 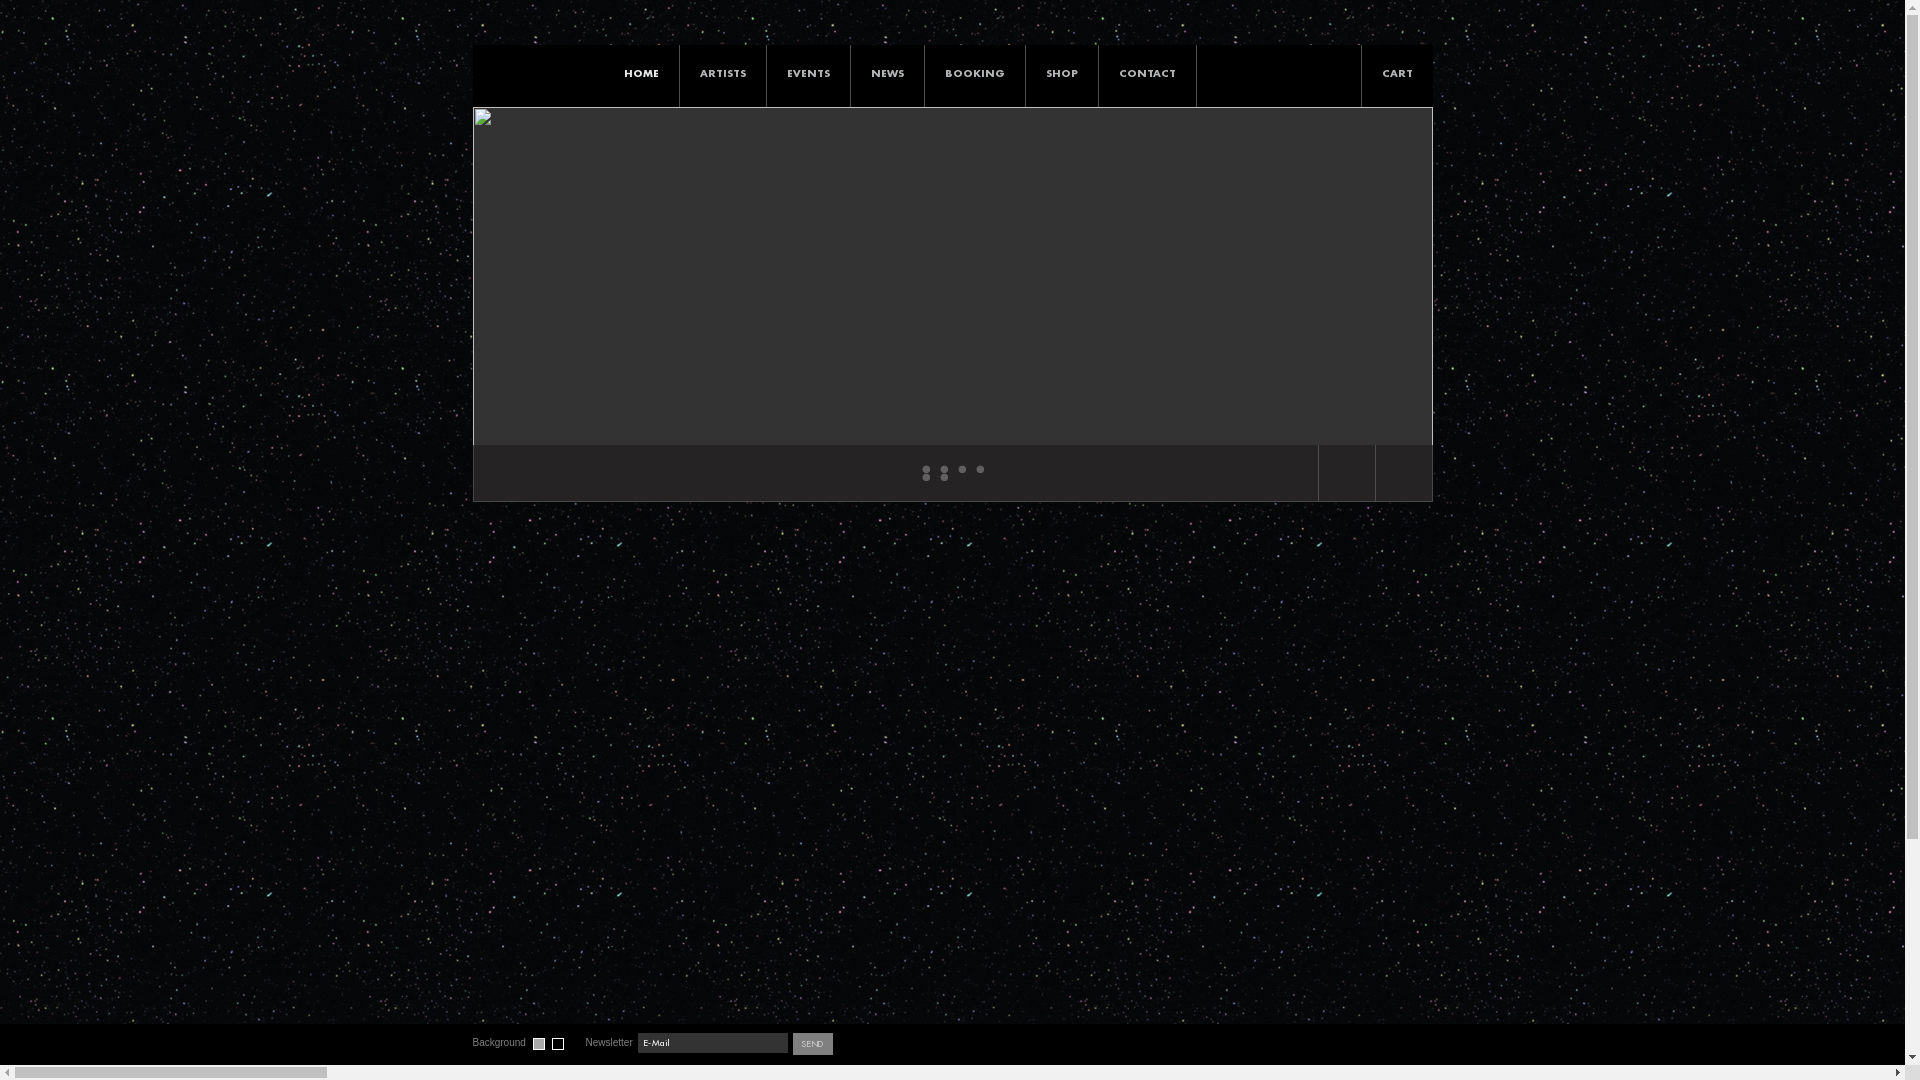 I want to click on 'Send', so click(x=791, y=1043).